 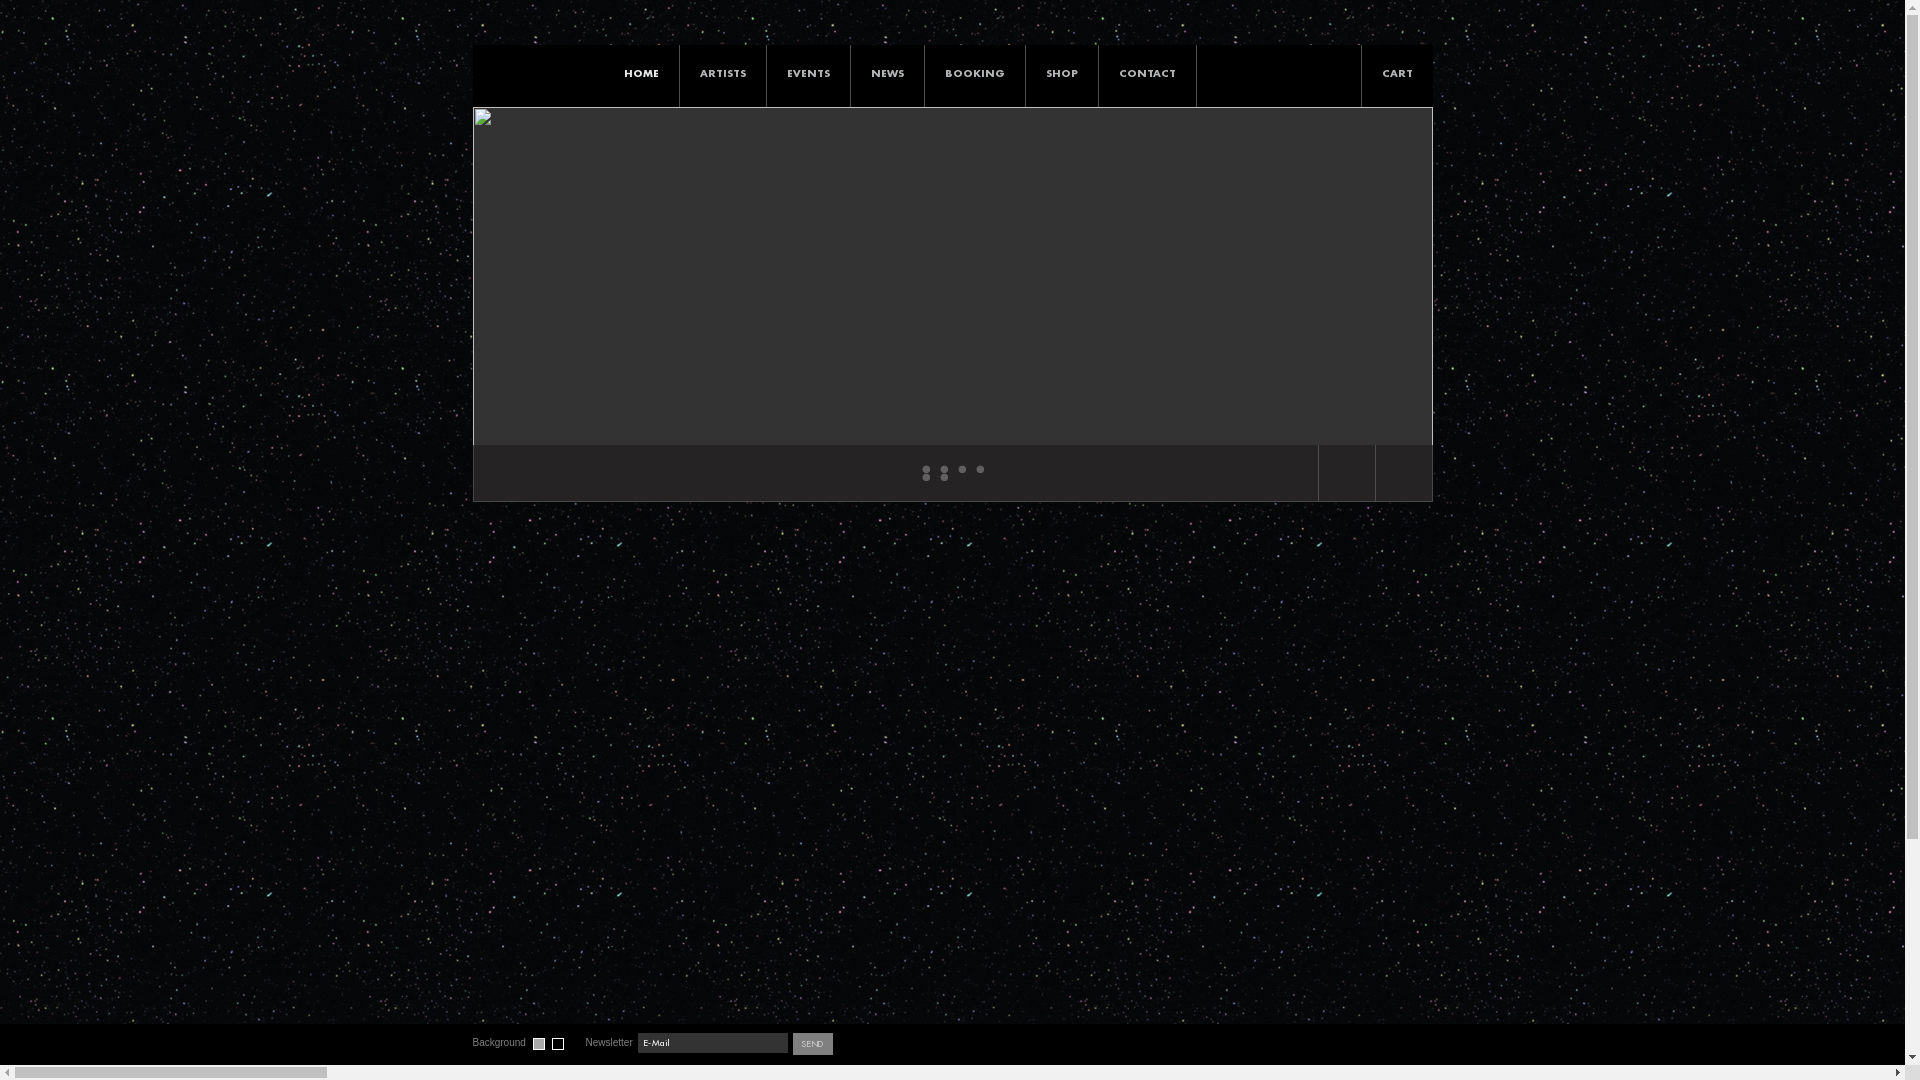 I want to click on 'Send', so click(x=791, y=1043).